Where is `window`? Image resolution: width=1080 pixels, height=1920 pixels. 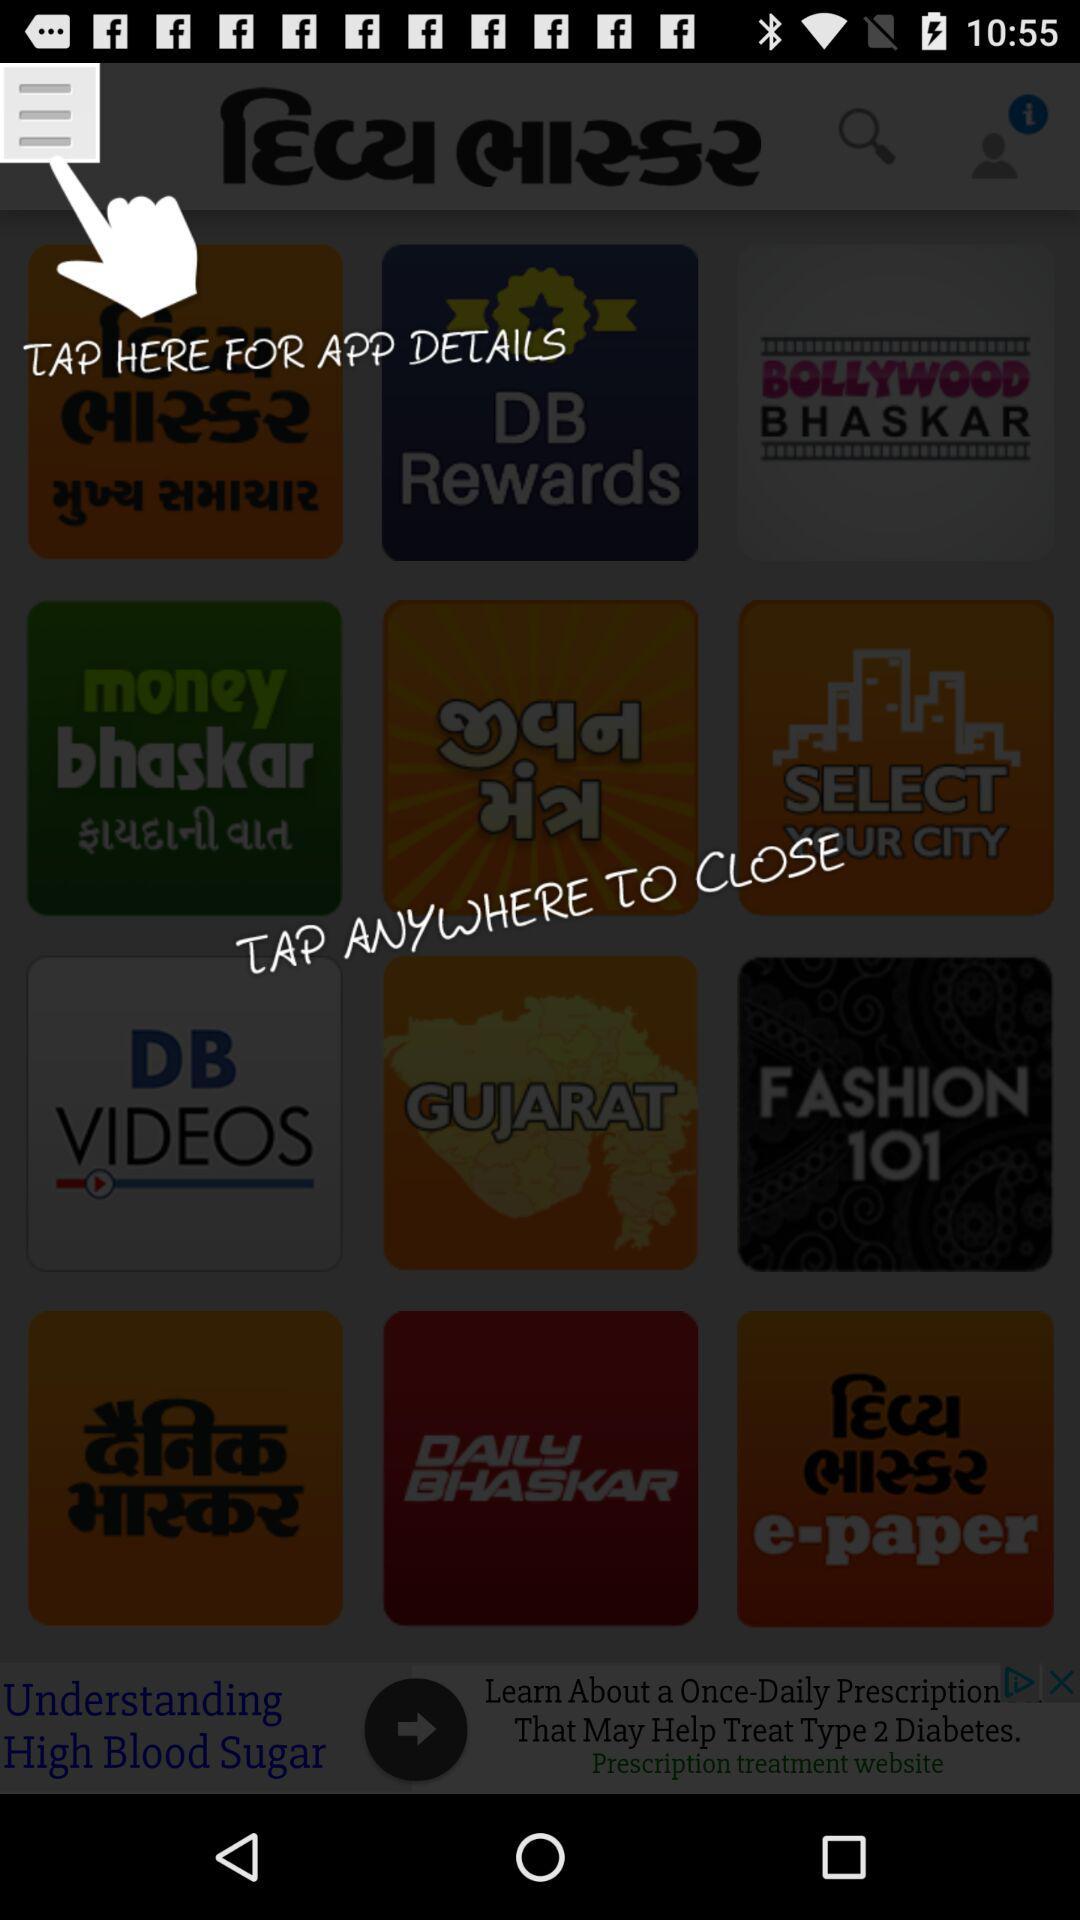 window is located at coordinates (540, 927).